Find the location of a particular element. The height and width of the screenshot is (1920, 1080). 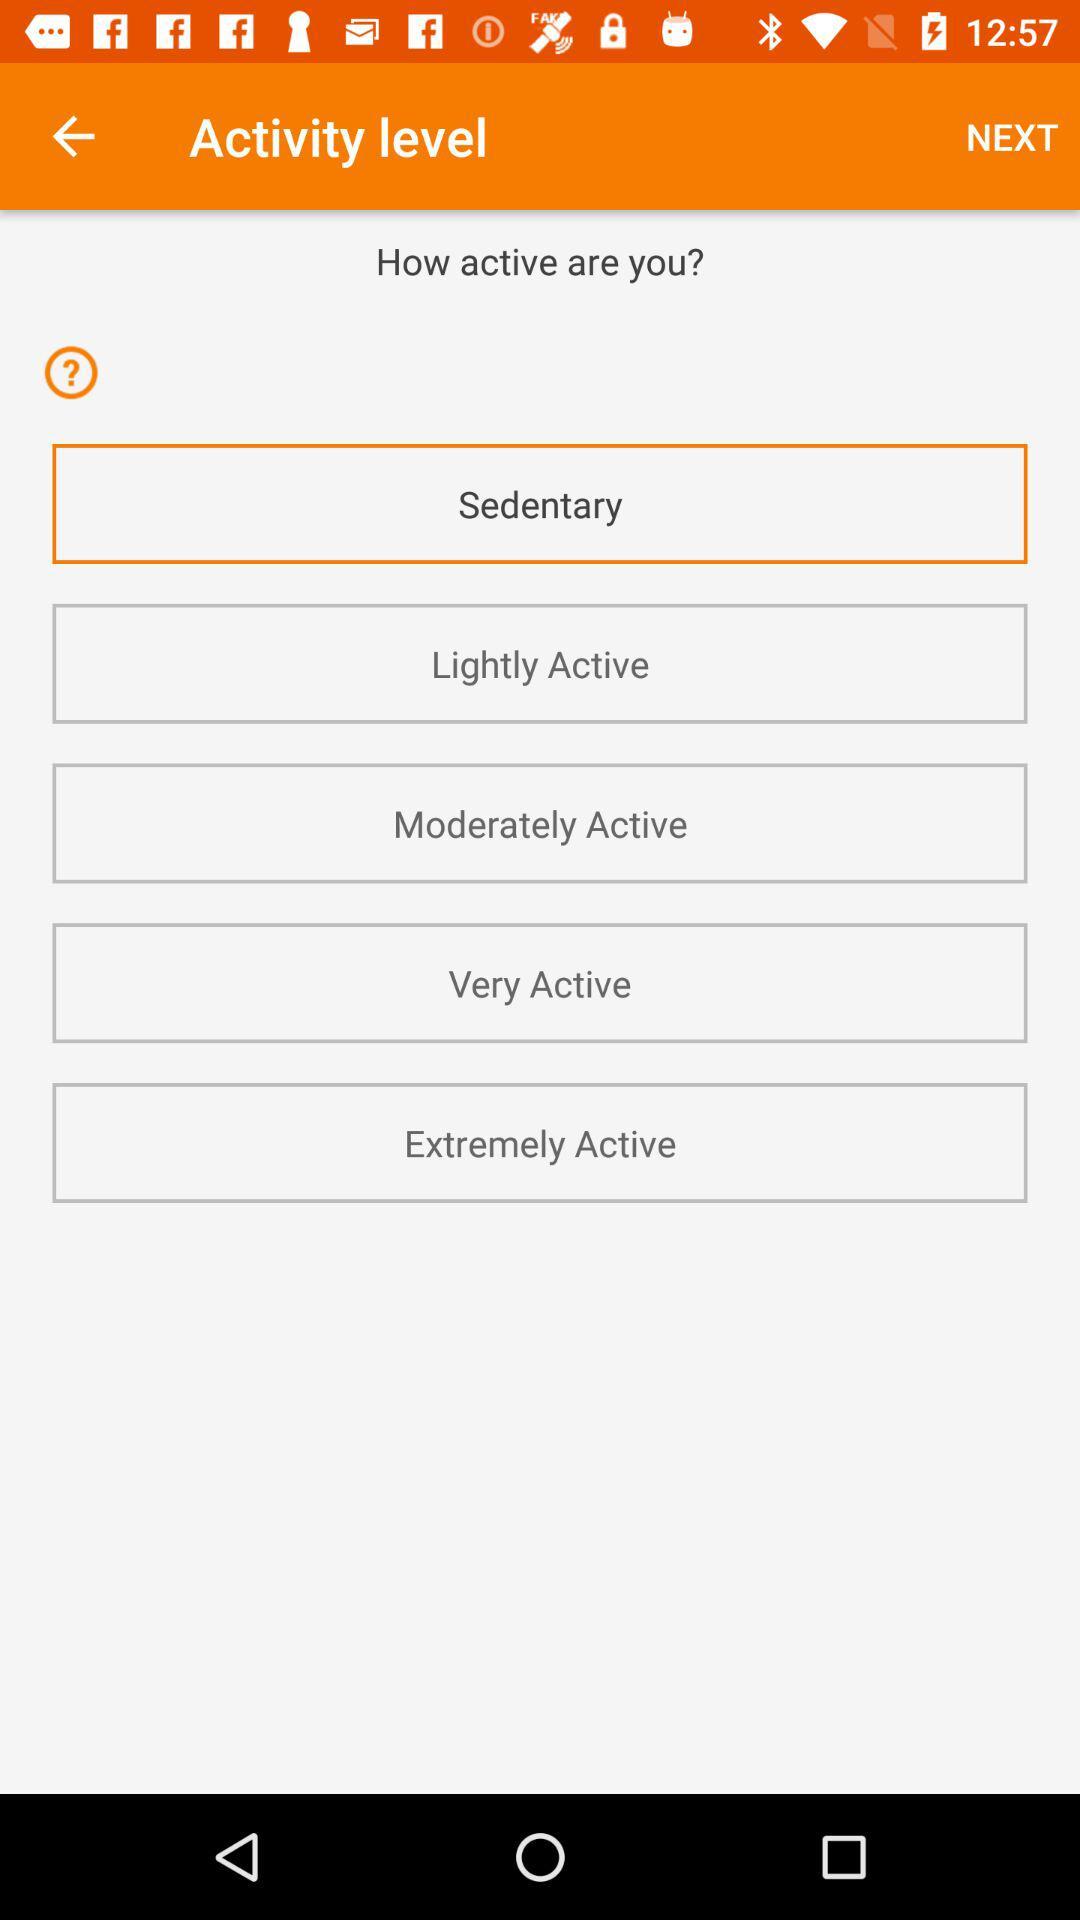

app below the moderately active app is located at coordinates (540, 983).